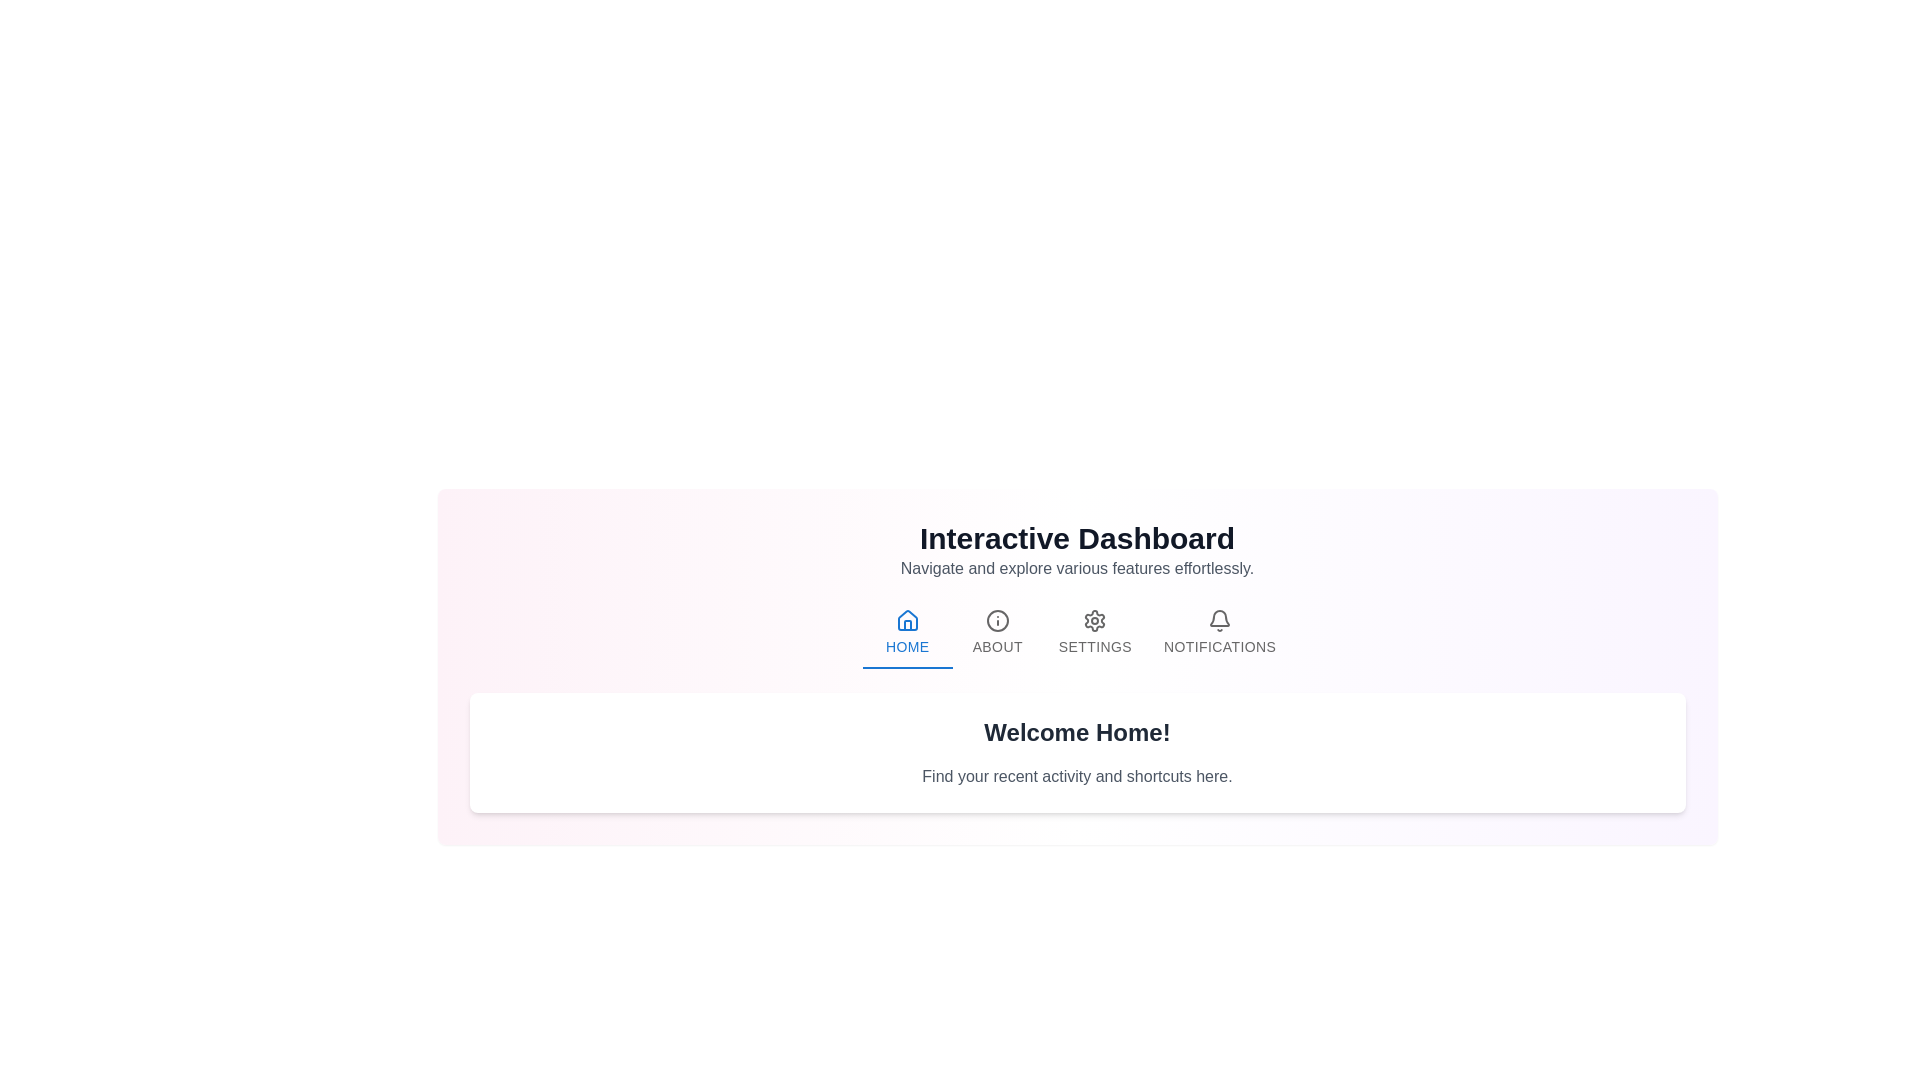 This screenshot has width=1920, height=1080. What do you see at coordinates (1076, 775) in the screenshot?
I see `the text element containing 'Find your recent activity and shortcuts here.' which is positioned directly beneath 'Welcome Home!' in the dashboard header` at bounding box center [1076, 775].